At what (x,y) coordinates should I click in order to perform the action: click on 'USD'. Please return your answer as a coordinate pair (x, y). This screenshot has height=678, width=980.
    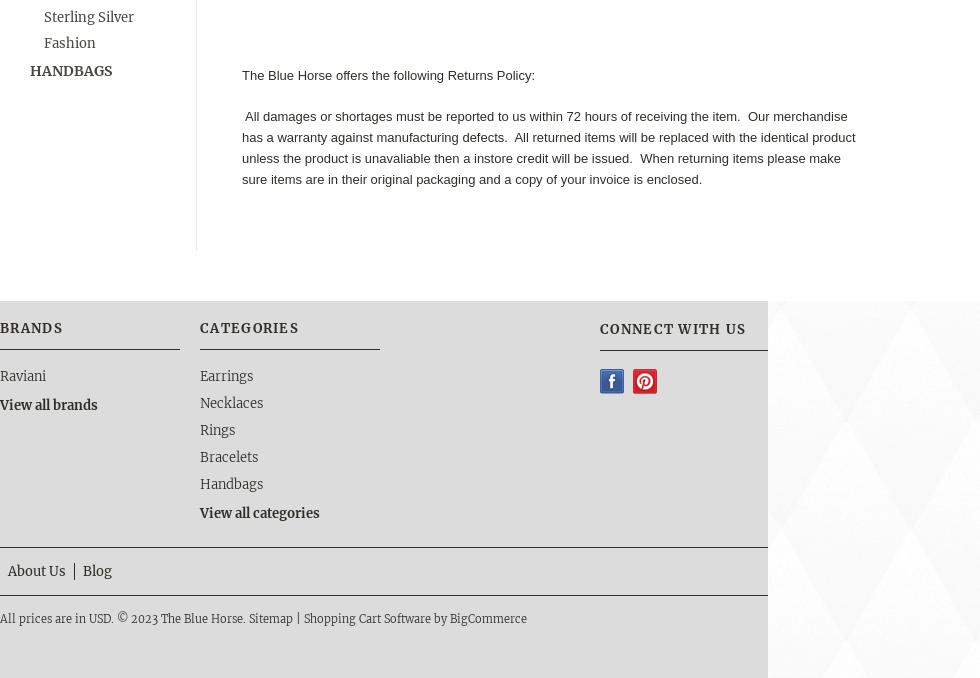
    Looking at the image, I should click on (99, 616).